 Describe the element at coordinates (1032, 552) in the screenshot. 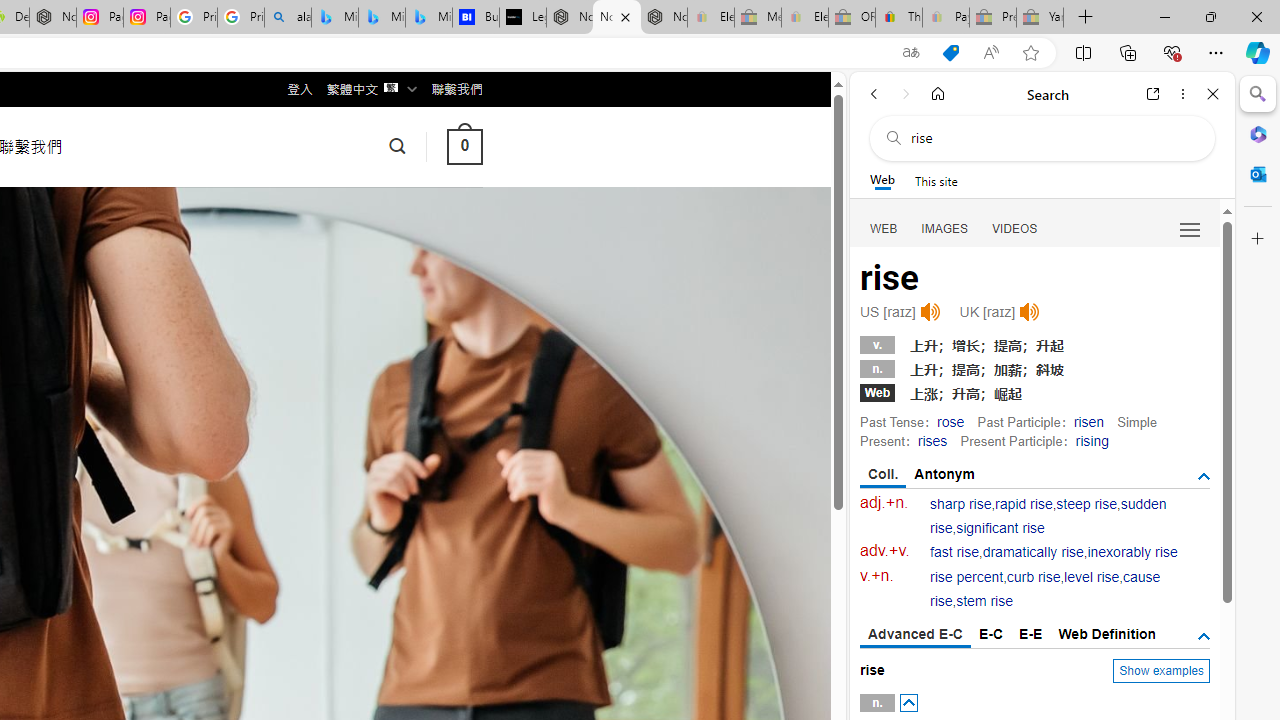

I see `'dramatically rise'` at that location.